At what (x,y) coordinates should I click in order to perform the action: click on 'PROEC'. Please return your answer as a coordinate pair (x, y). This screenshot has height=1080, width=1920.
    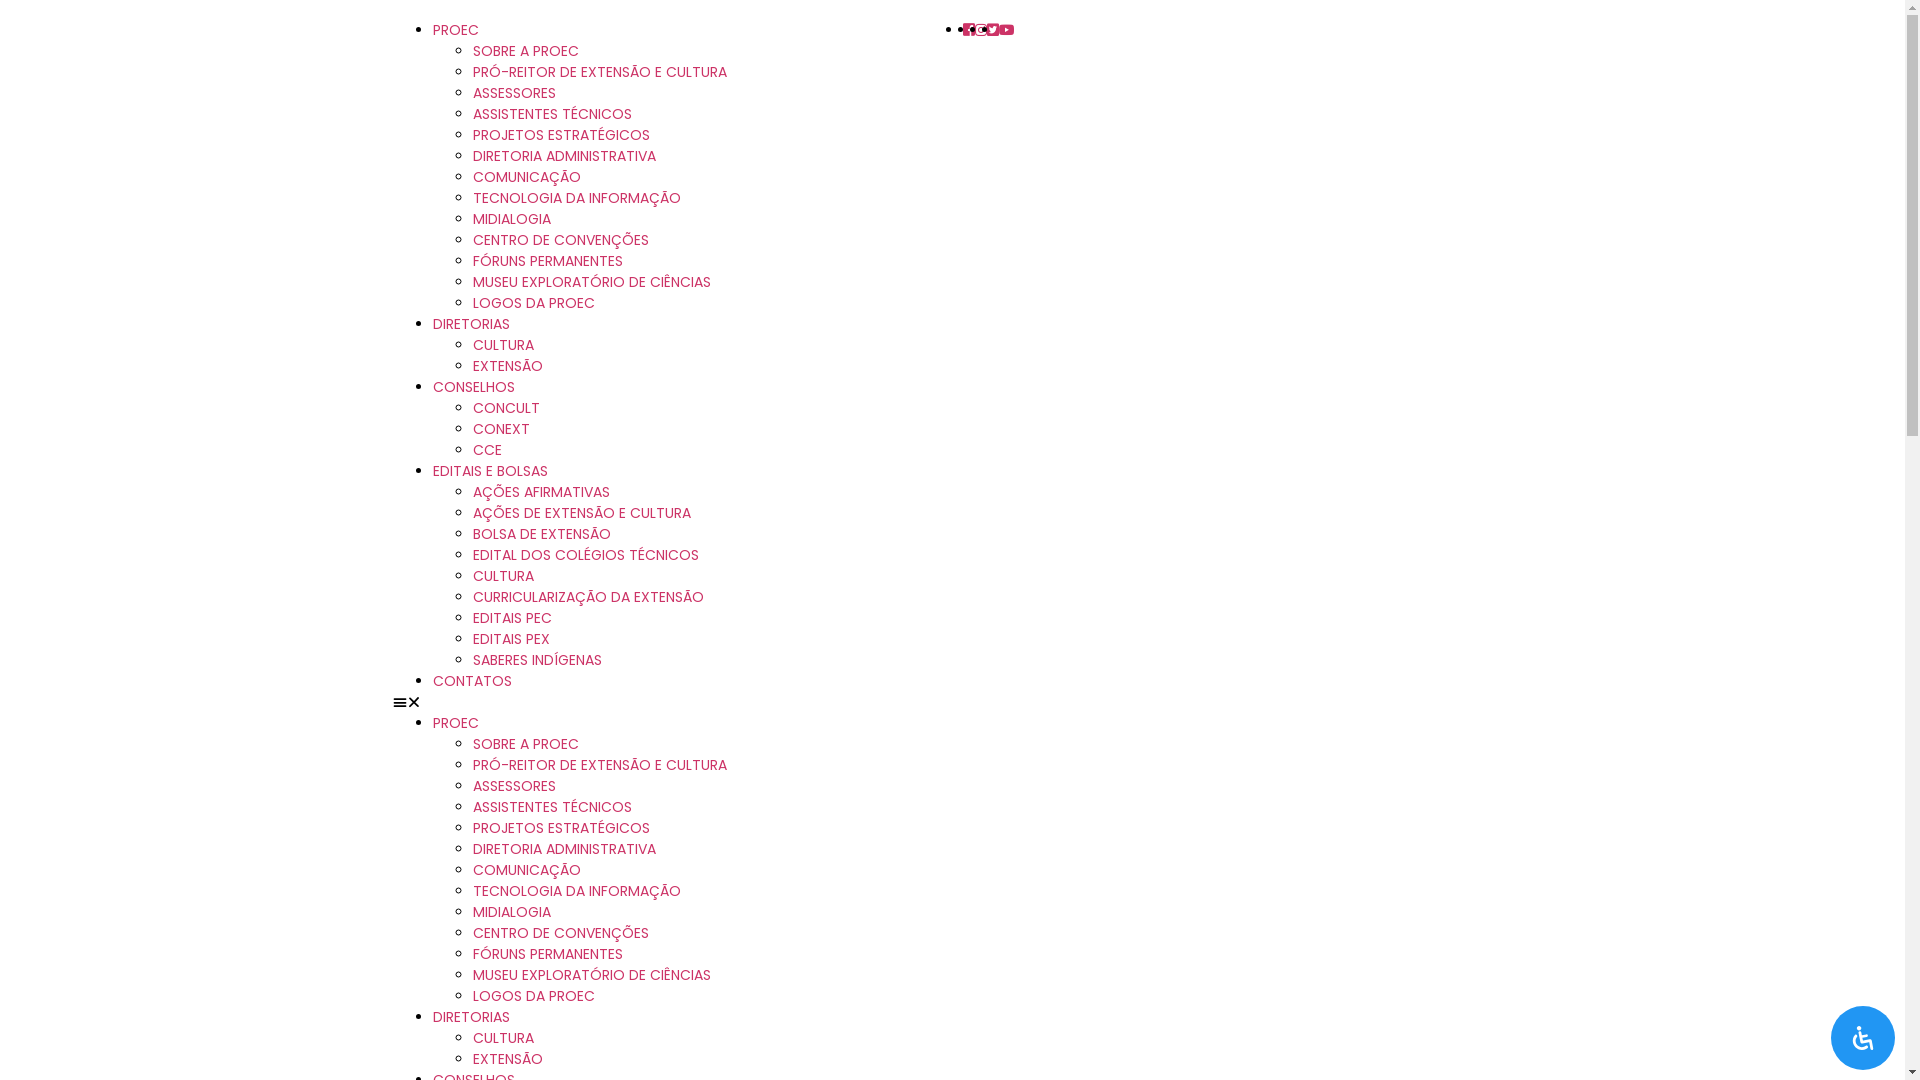
    Looking at the image, I should click on (431, 30).